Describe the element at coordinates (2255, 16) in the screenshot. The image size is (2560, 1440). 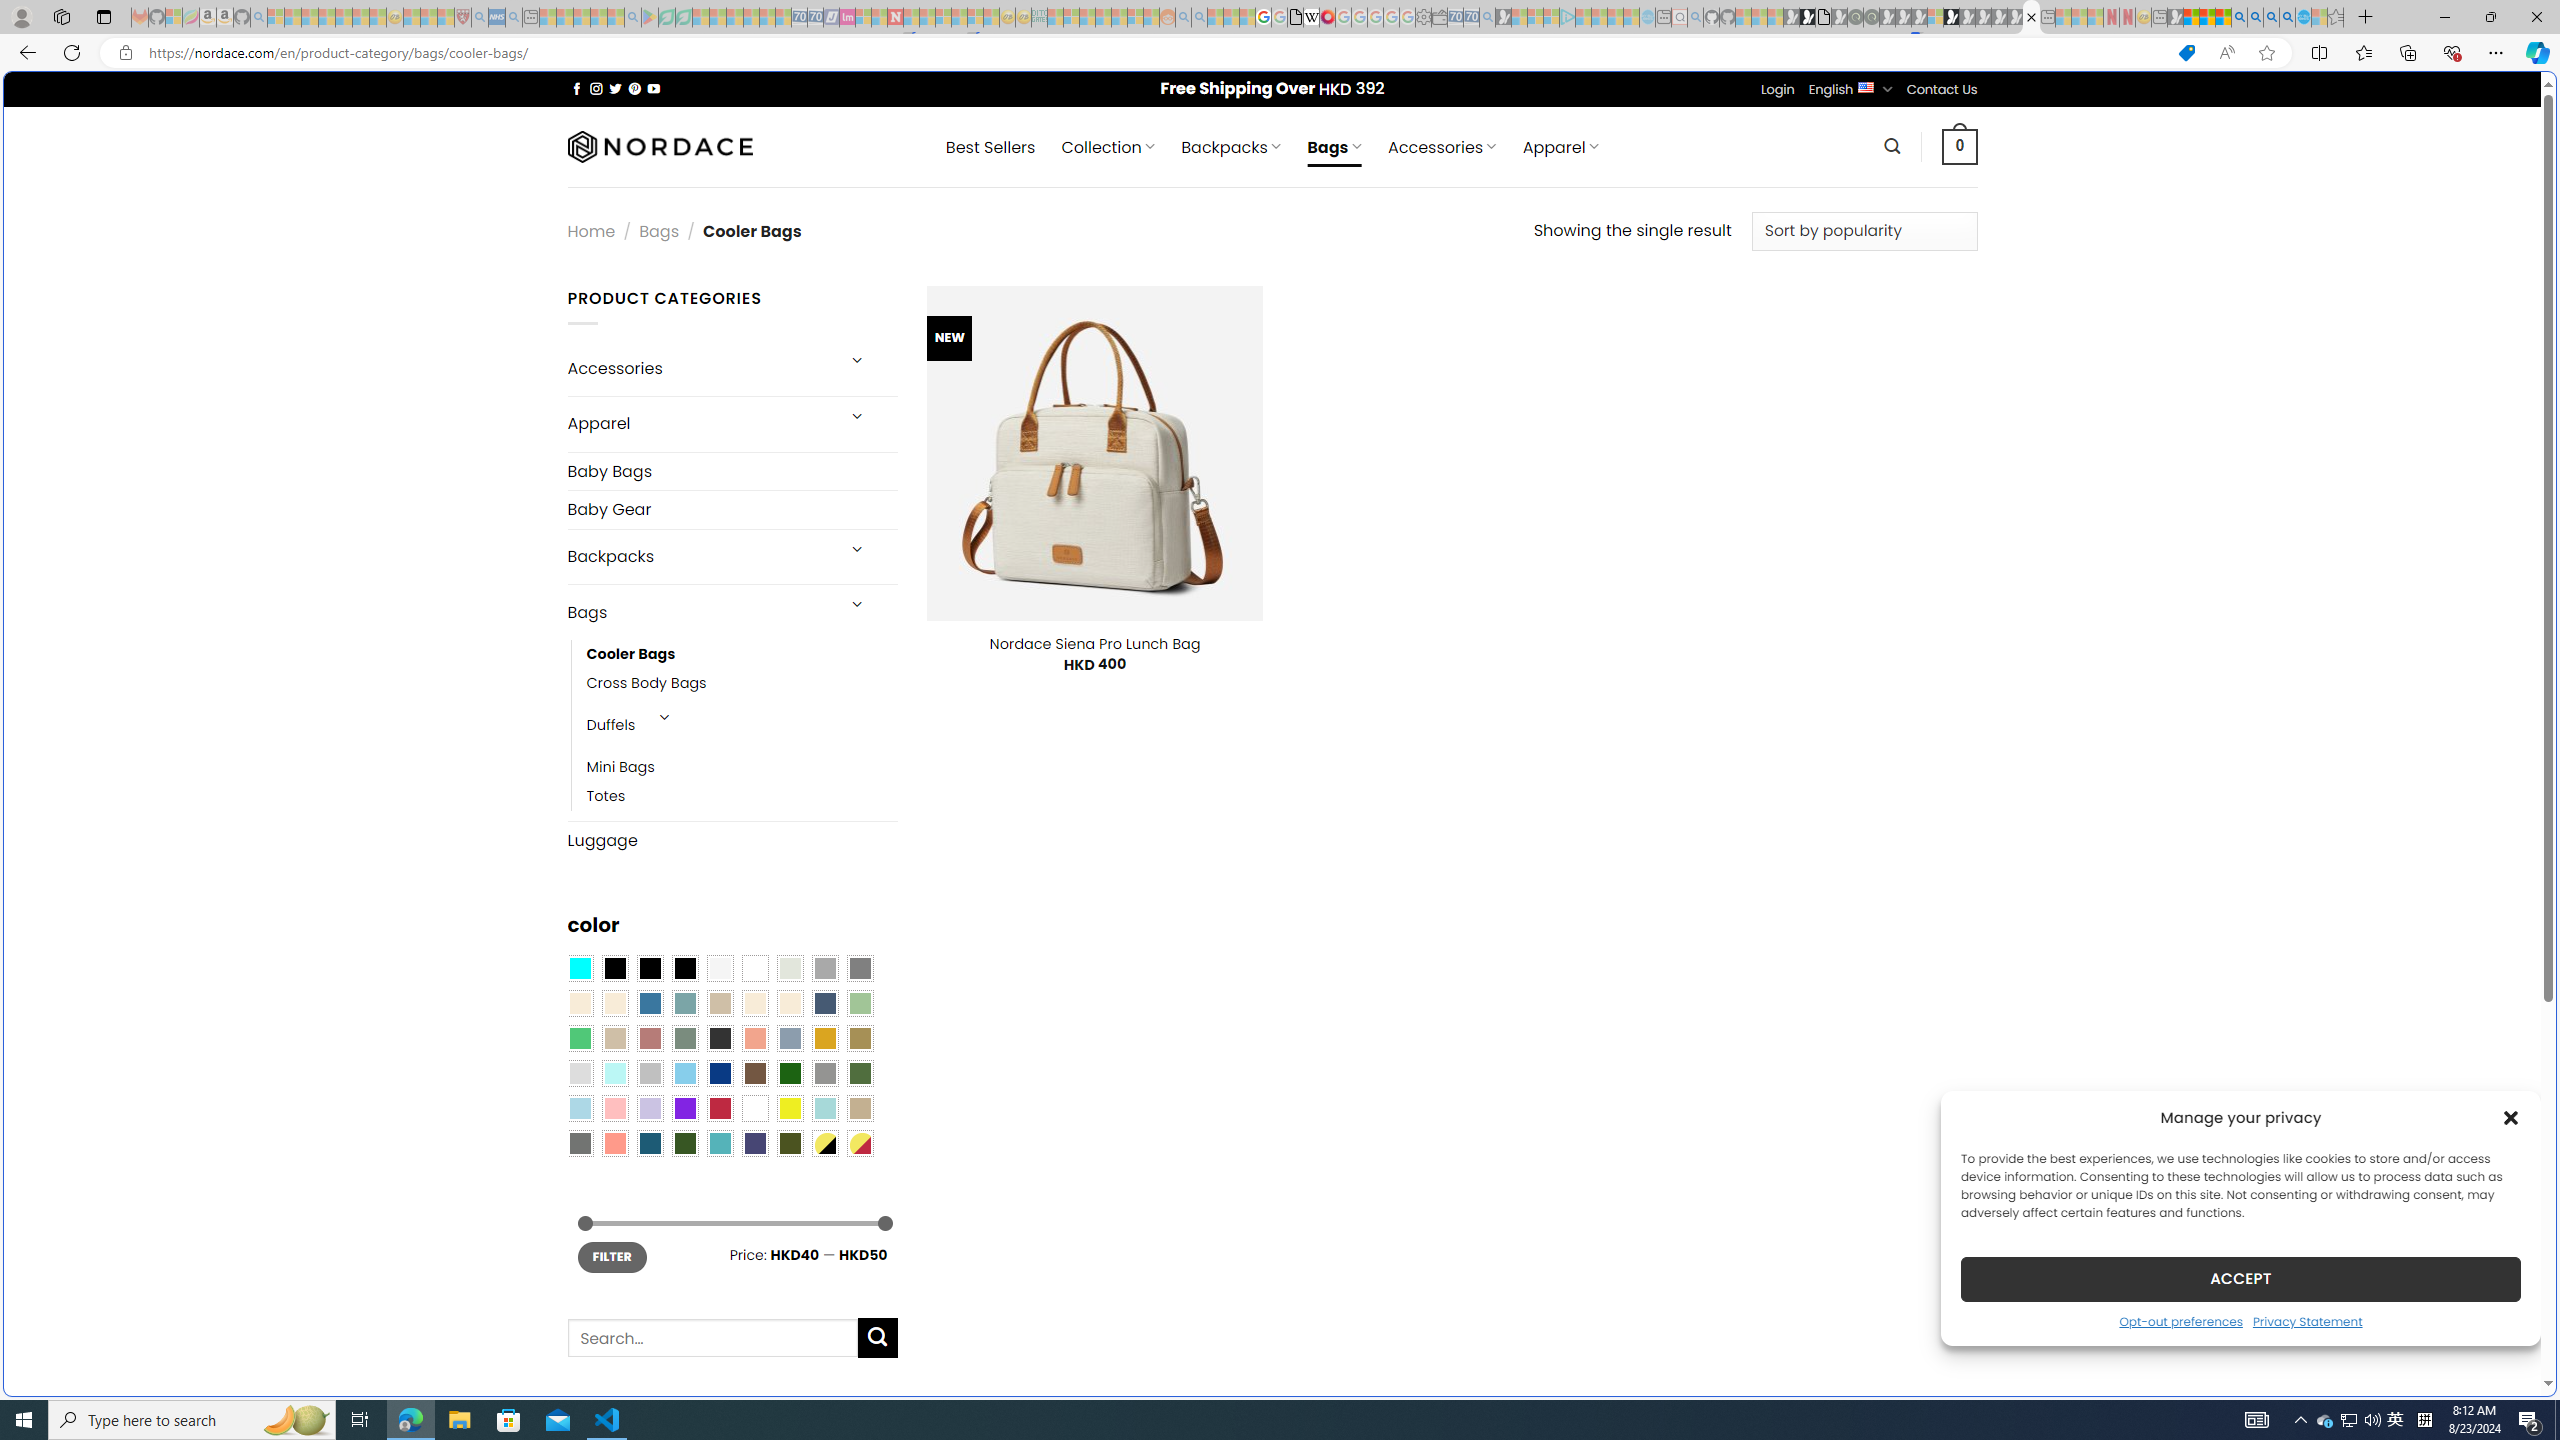
I see `'2009 Bing officially replaced Live Search on June 3 - Search'` at that location.